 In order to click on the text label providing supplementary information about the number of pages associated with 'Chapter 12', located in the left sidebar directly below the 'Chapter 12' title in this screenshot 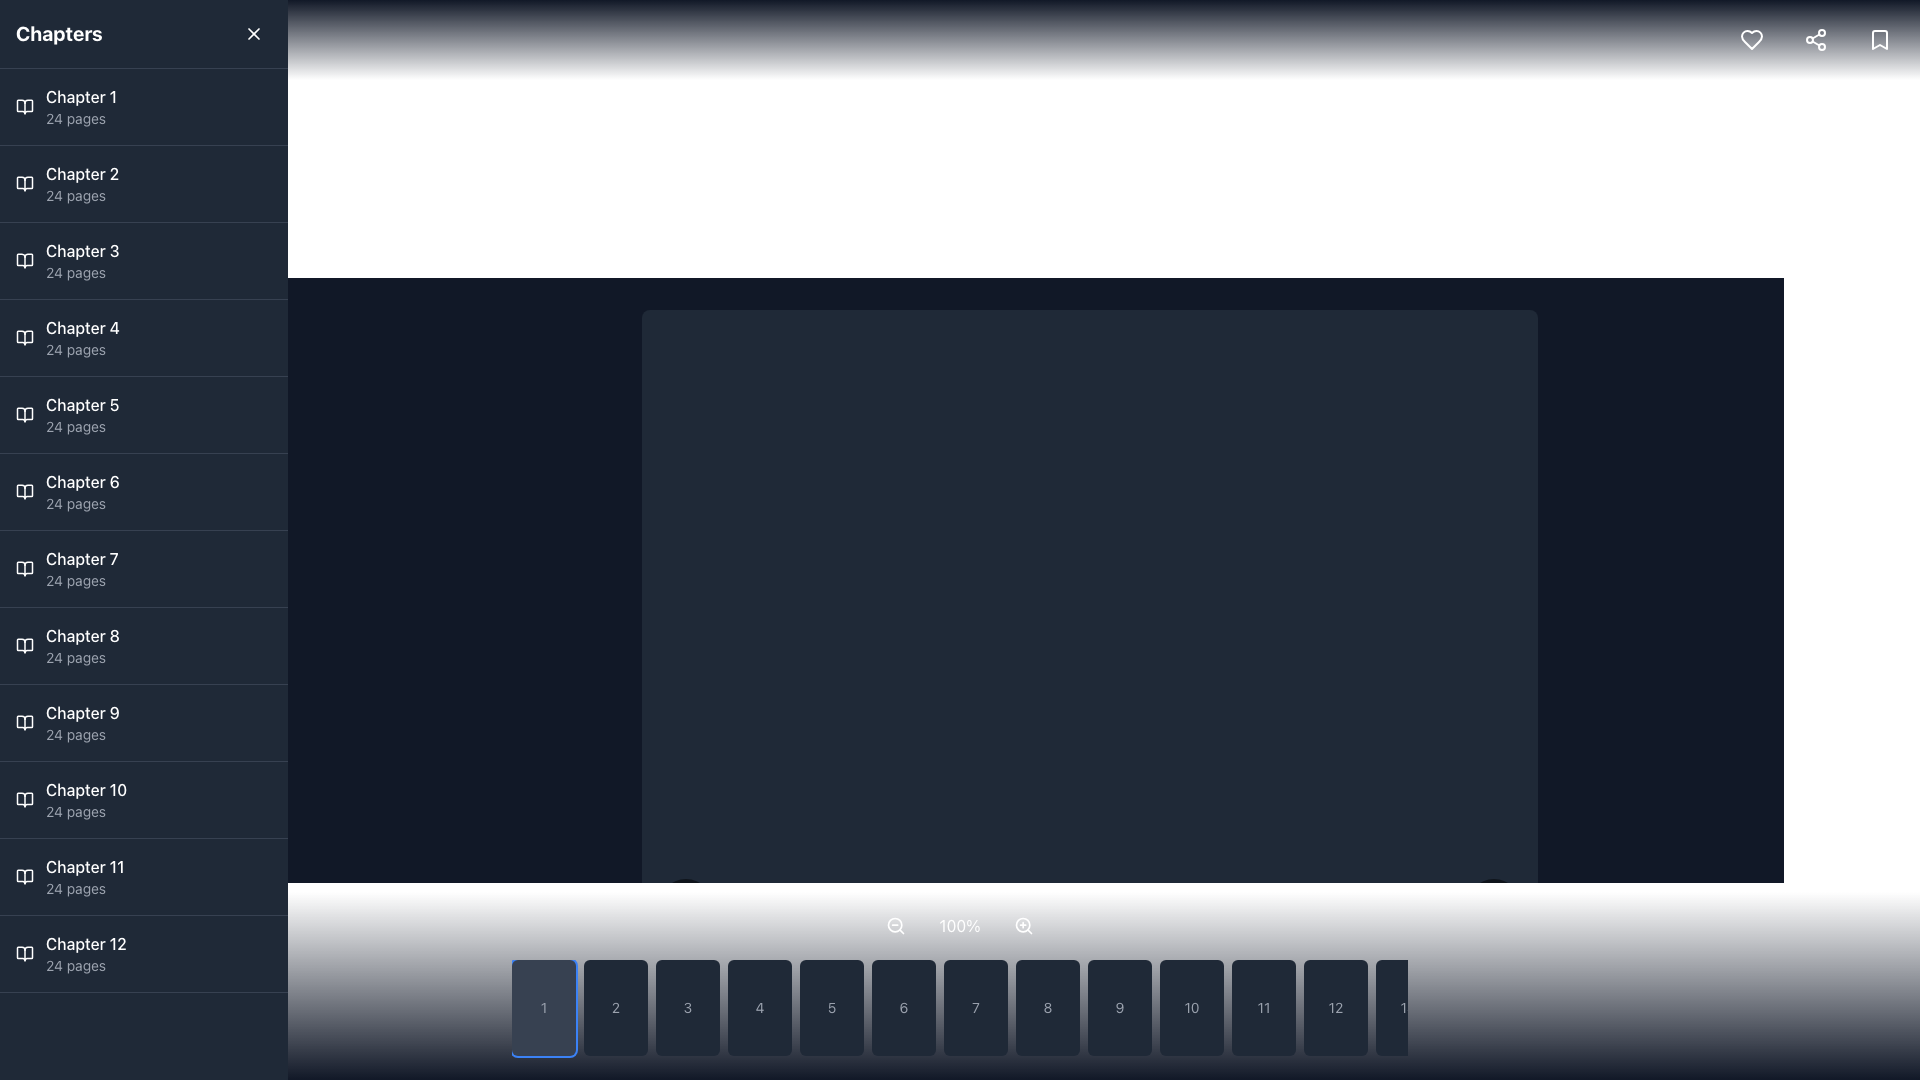, I will do `click(85, 964)`.